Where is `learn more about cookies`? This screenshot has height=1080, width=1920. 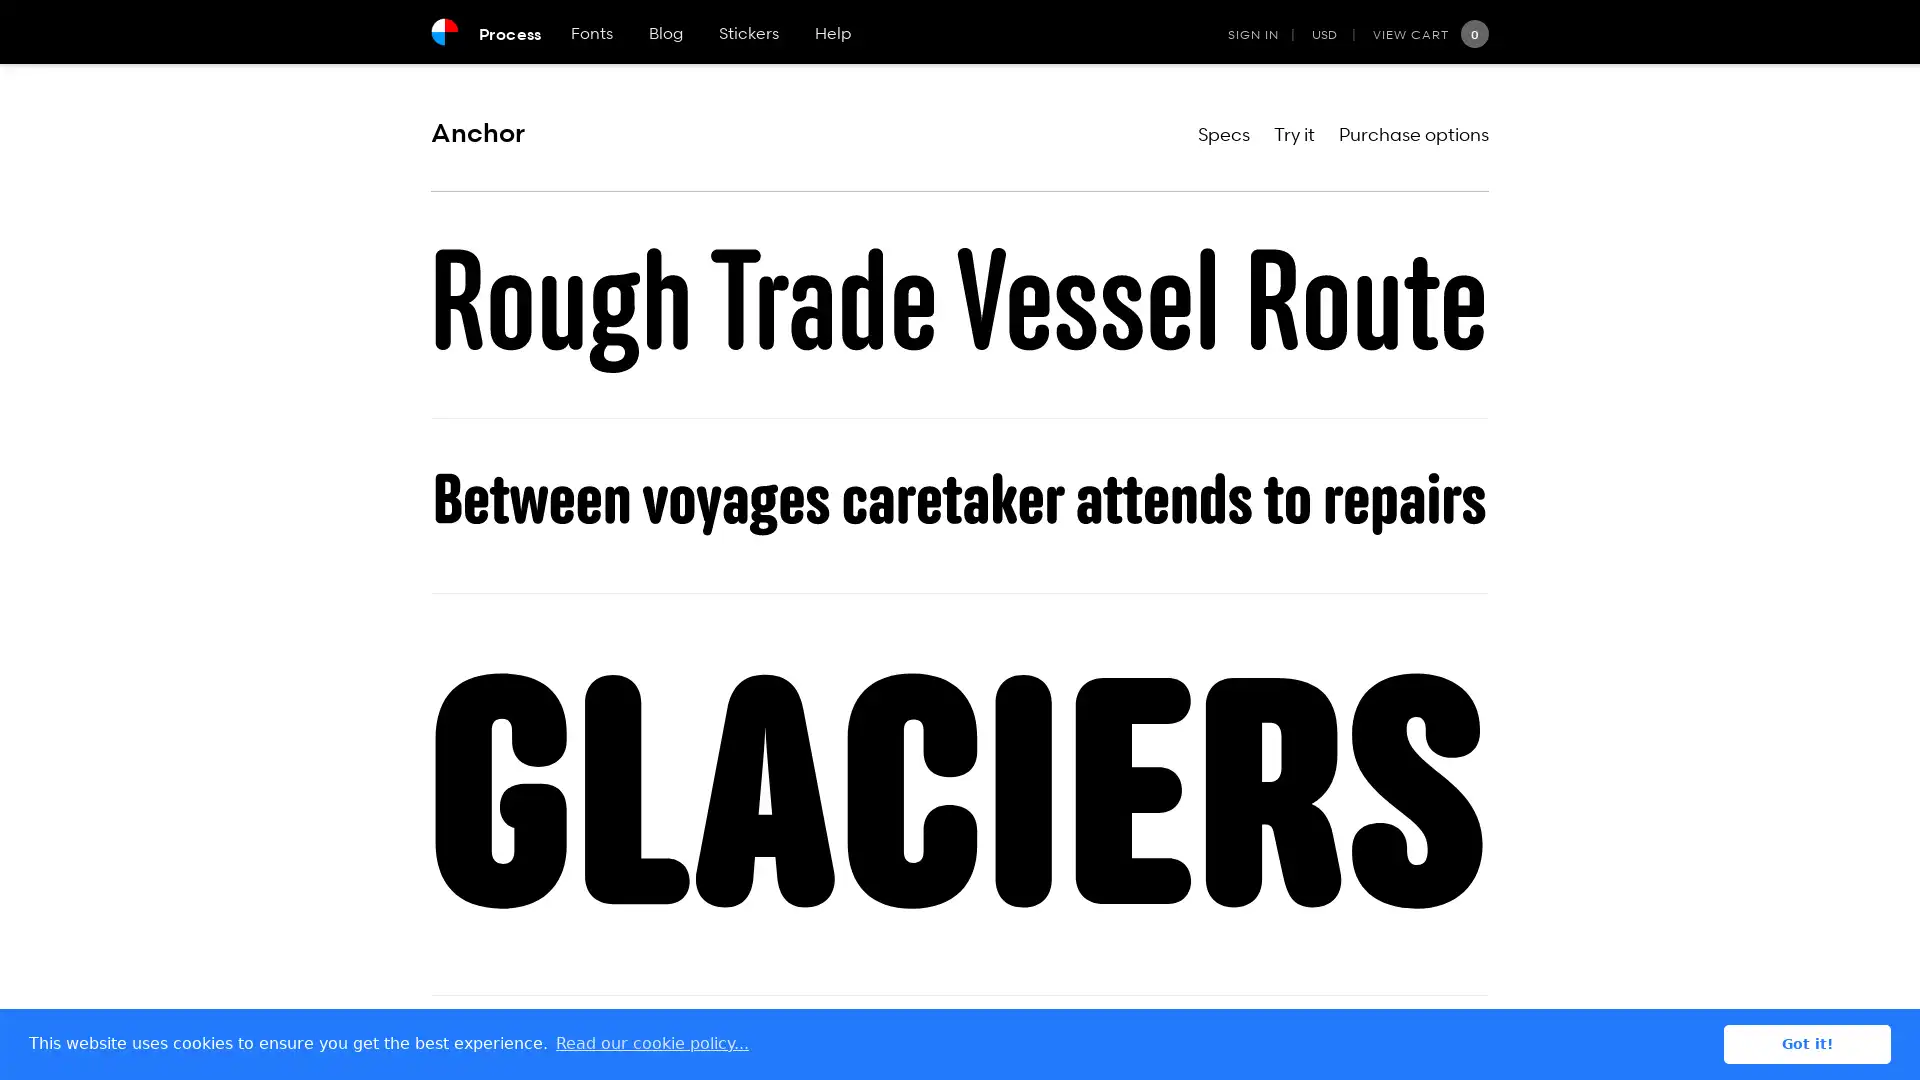 learn more about cookies is located at coordinates (652, 1043).